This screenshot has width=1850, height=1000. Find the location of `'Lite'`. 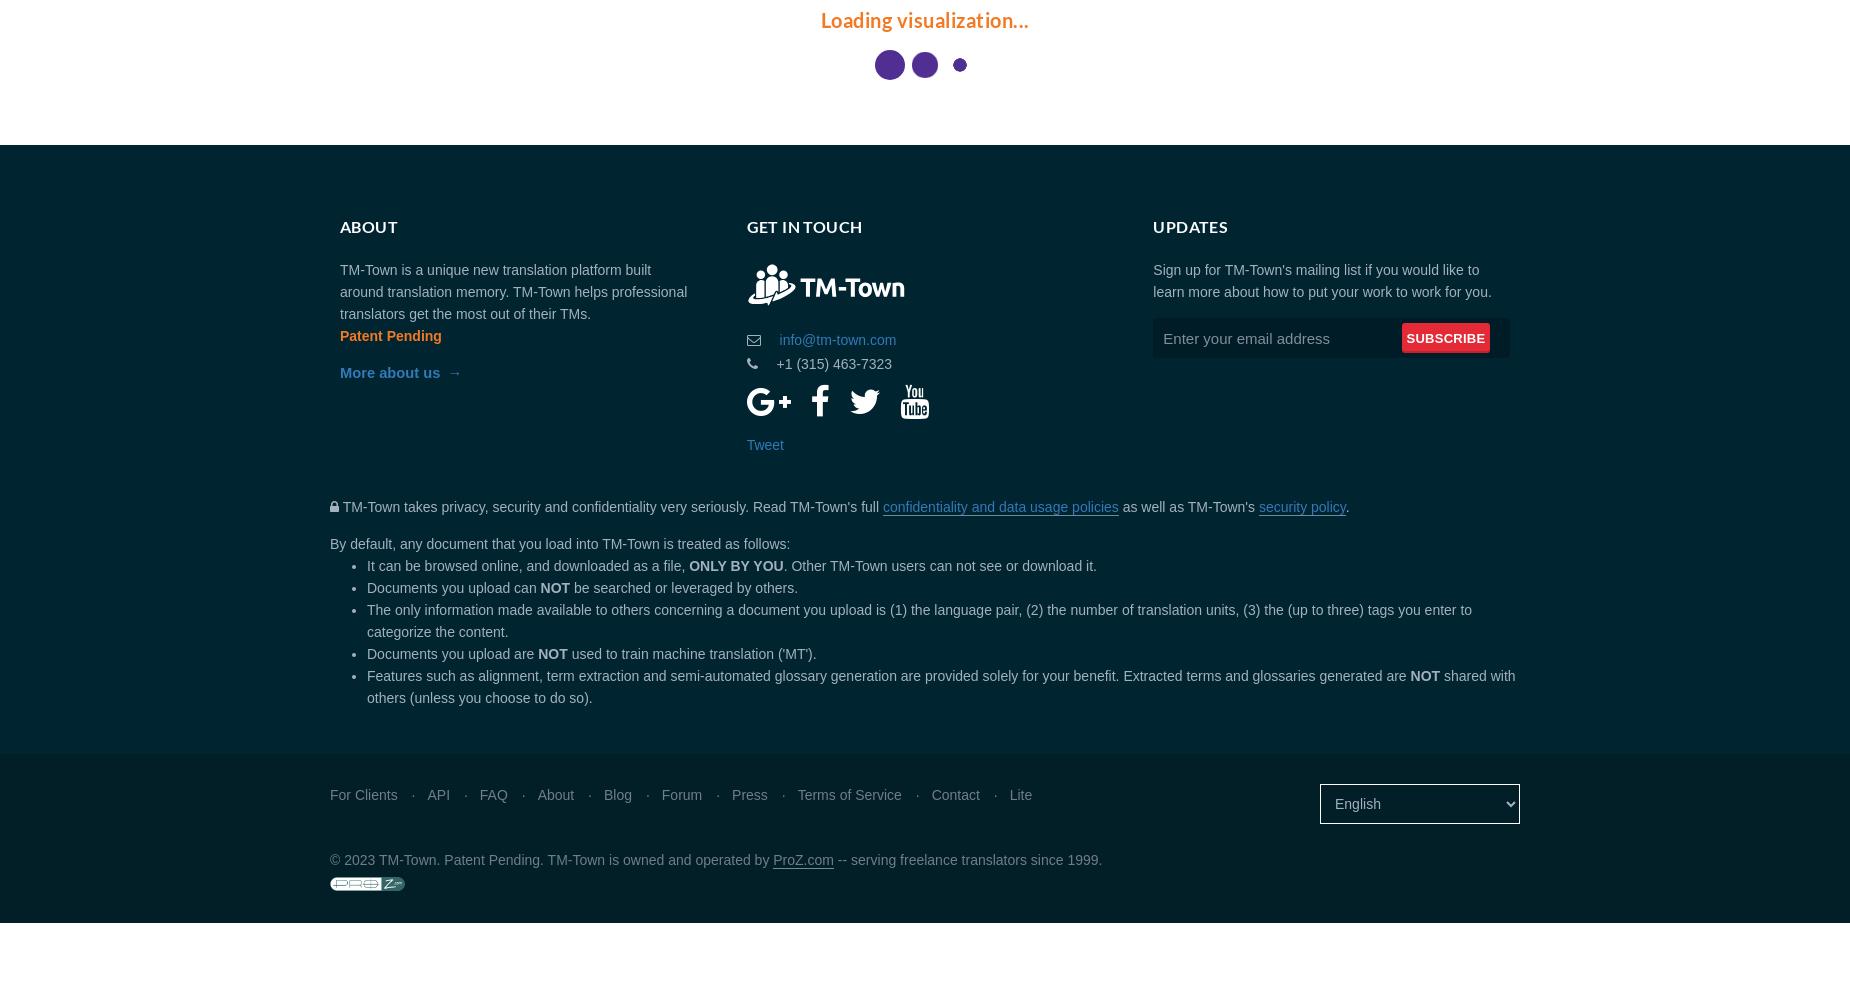

'Lite' is located at coordinates (1019, 795).